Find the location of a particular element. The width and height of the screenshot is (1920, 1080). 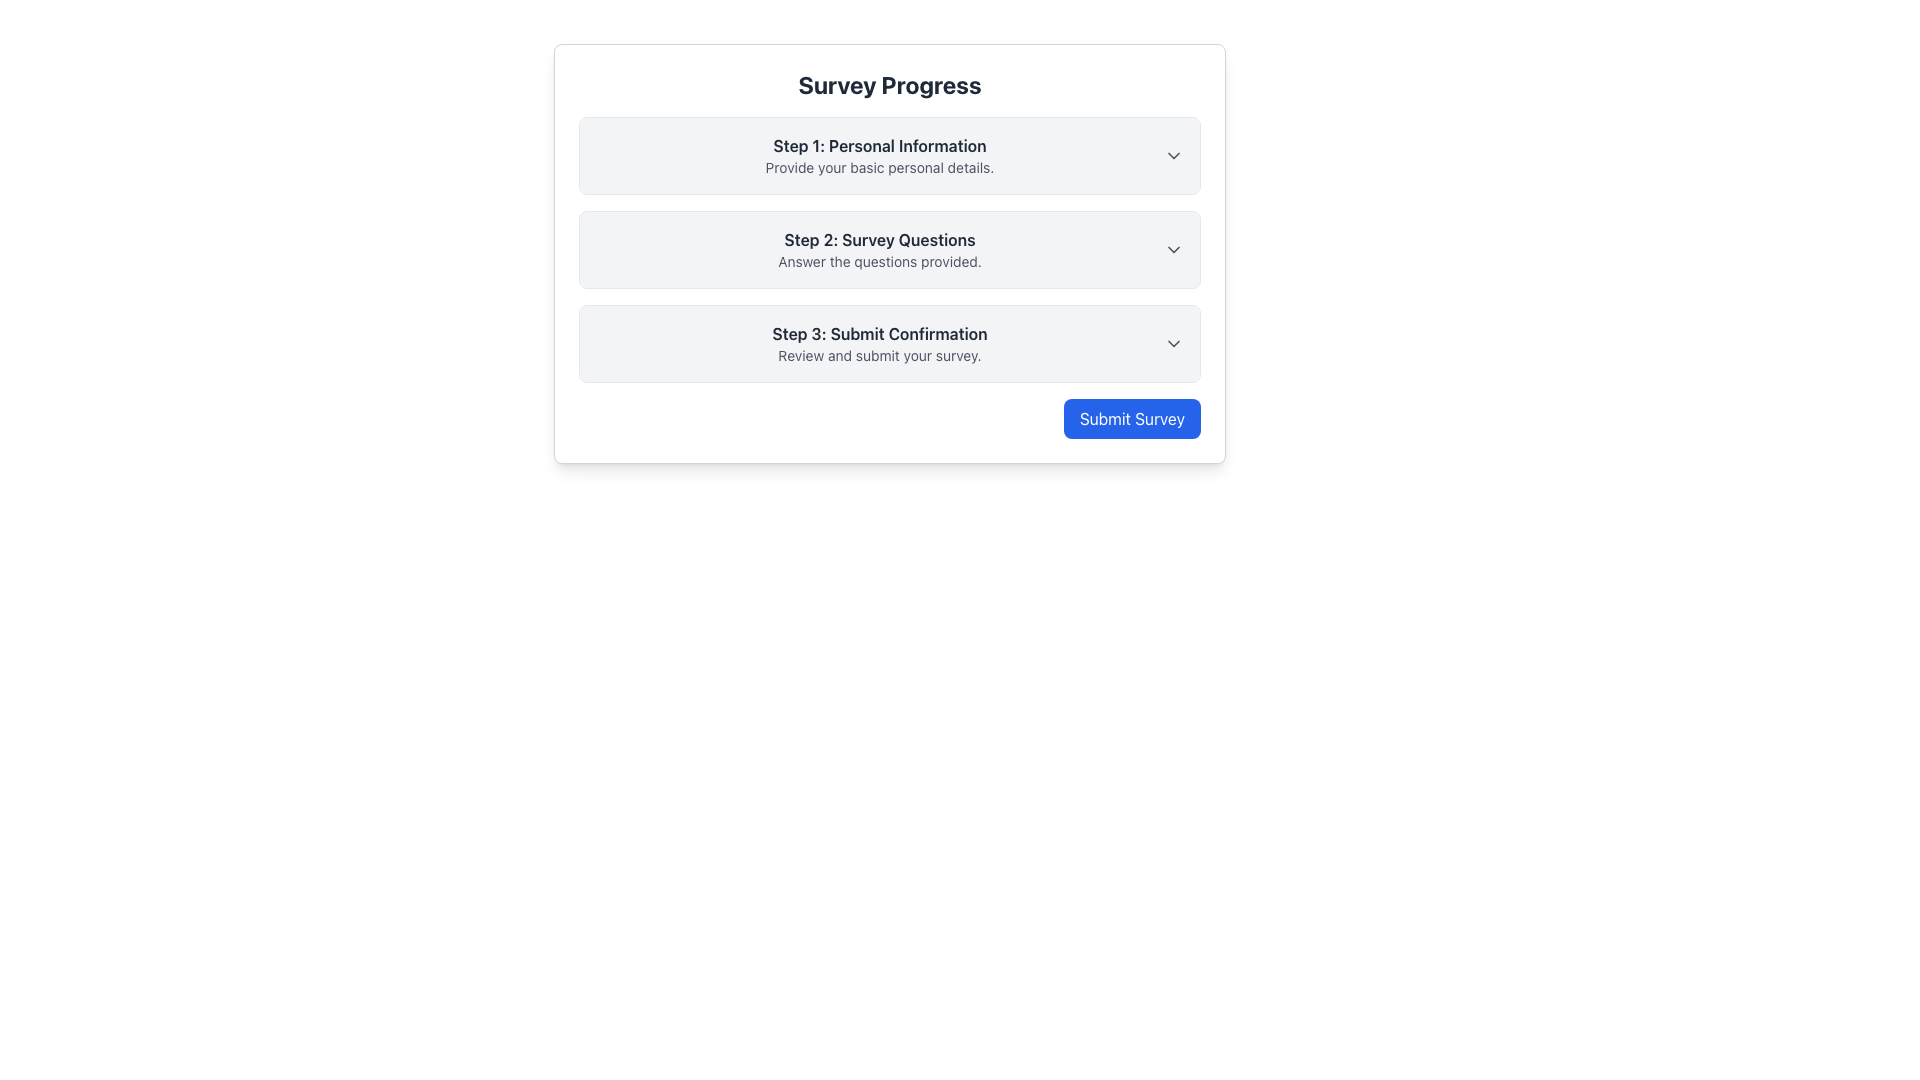

the Collapsible section header labeled 'Step 3: Submit Confirmation' with the description 'Review and submit your survey.' is located at coordinates (888, 342).